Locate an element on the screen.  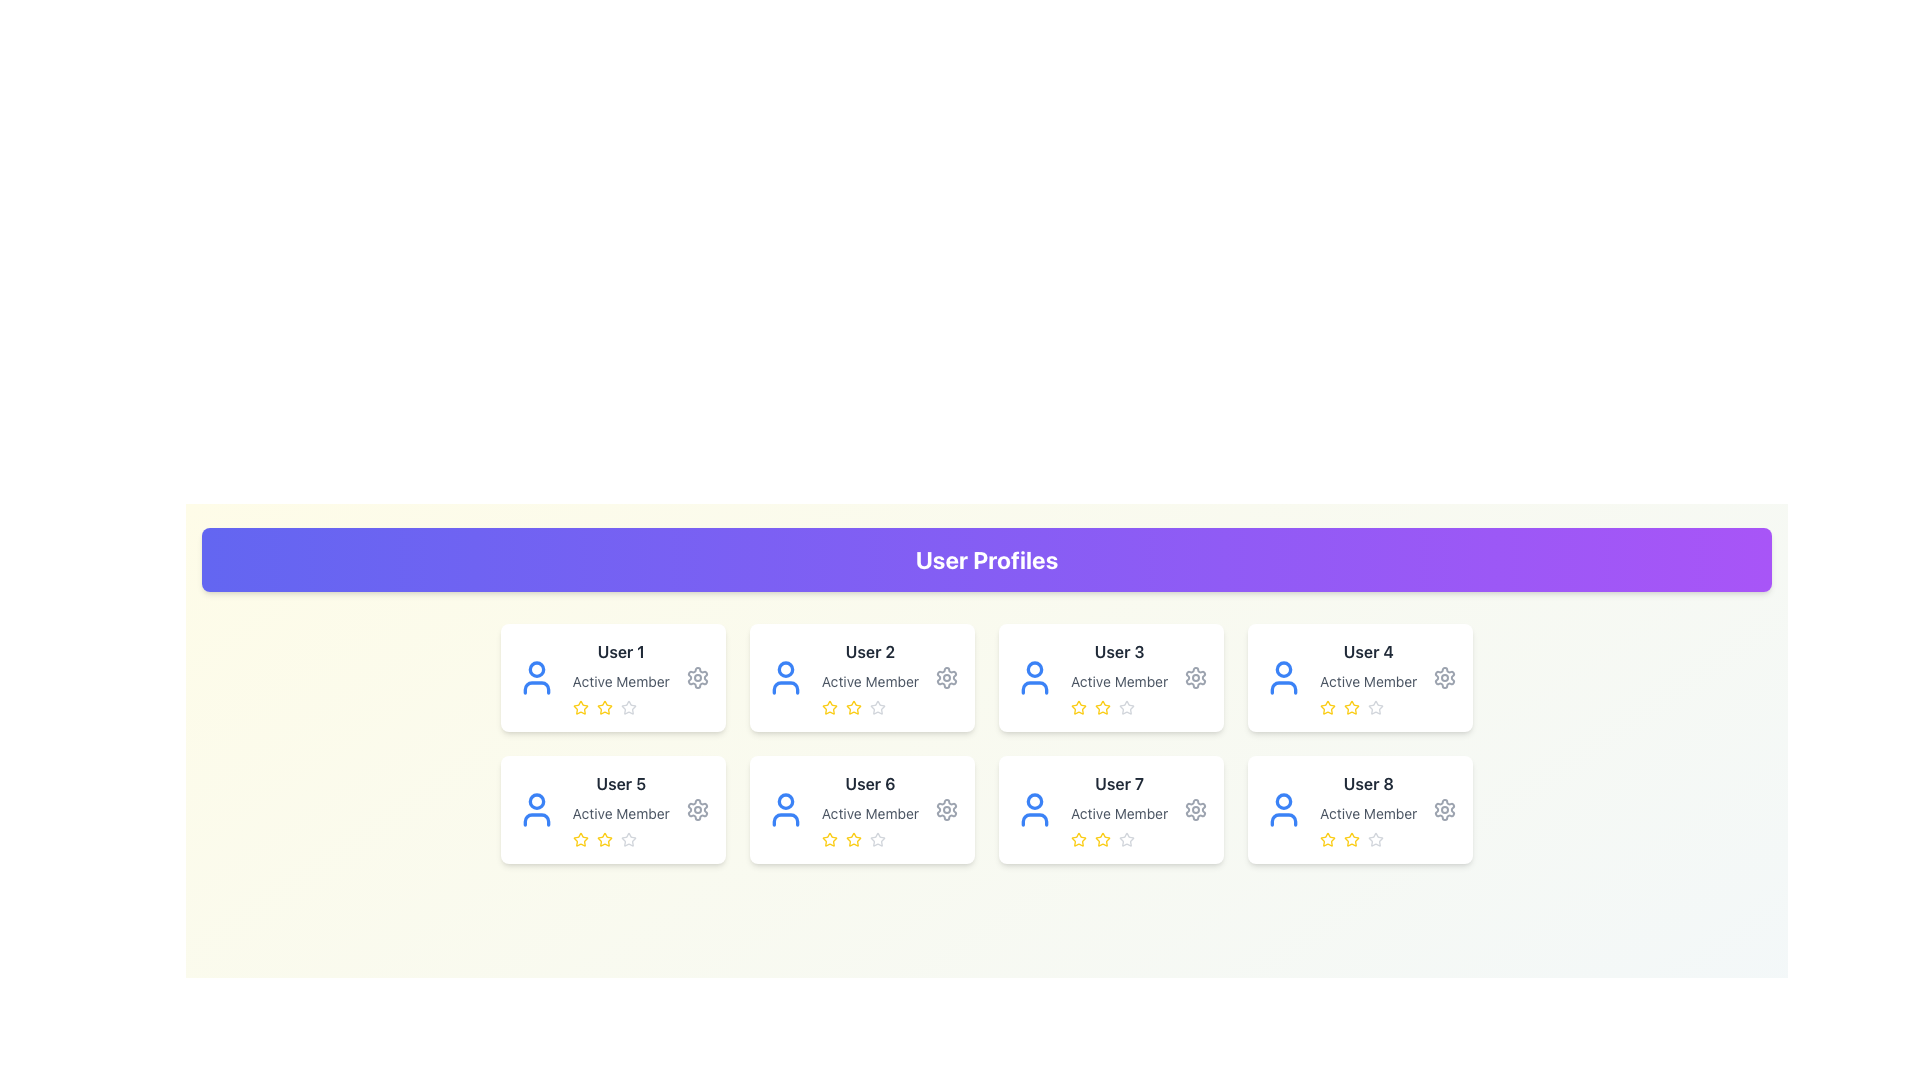
the first star in the user rating system for 'User 7' is located at coordinates (1102, 839).